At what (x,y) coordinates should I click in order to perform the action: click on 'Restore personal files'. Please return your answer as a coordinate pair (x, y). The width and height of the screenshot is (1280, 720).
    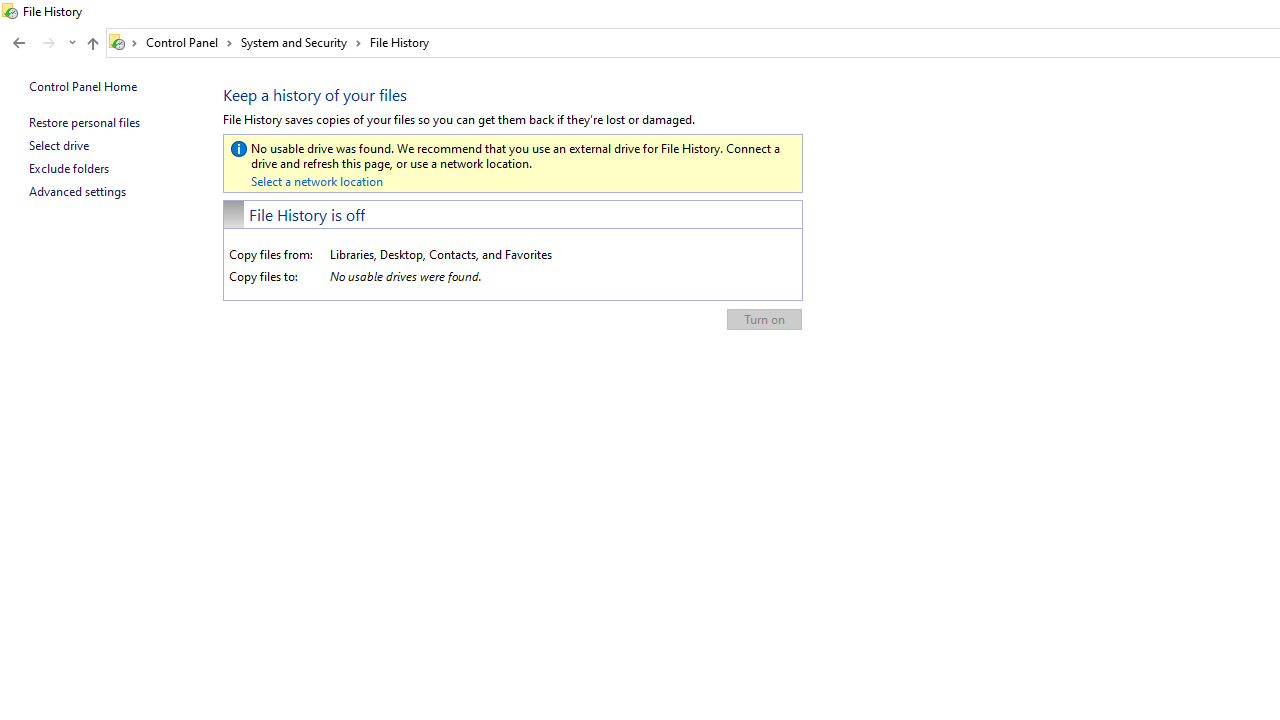
    Looking at the image, I should click on (83, 122).